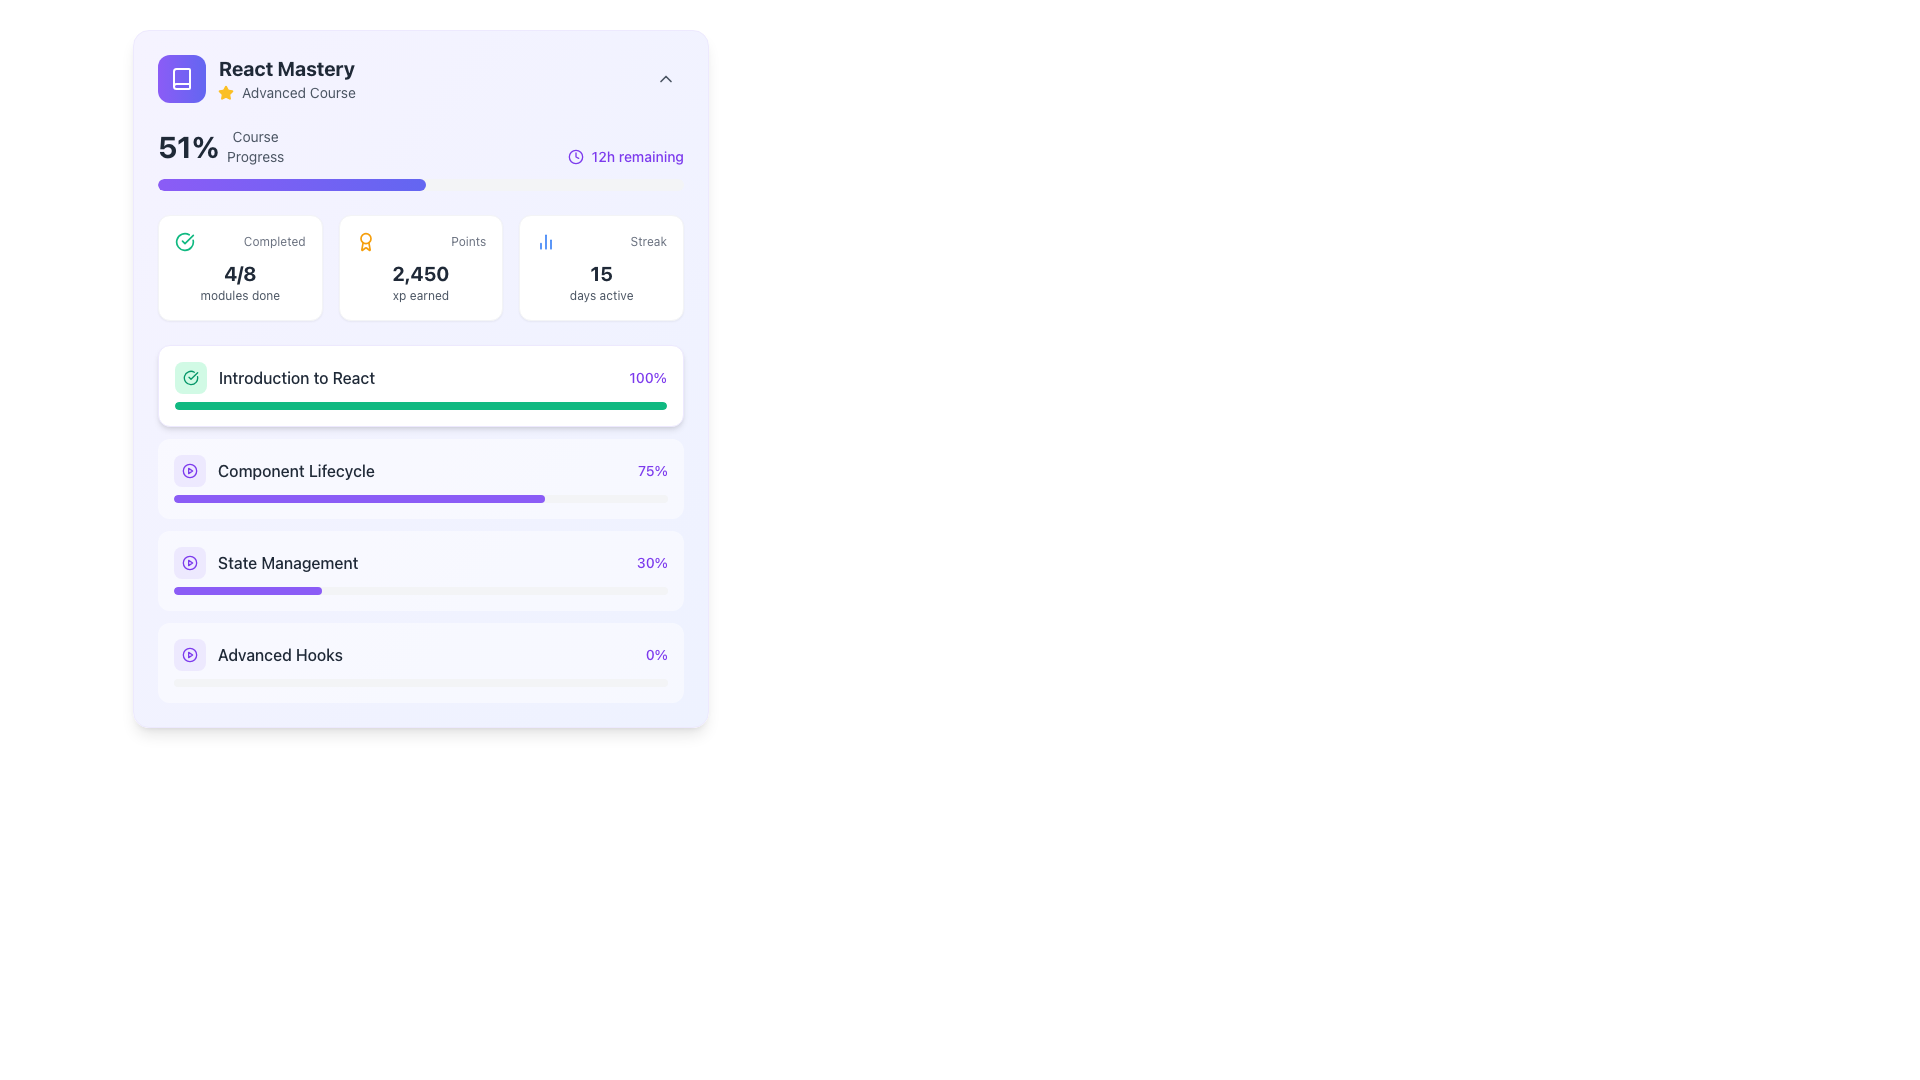 This screenshot has width=1920, height=1080. What do you see at coordinates (225, 92) in the screenshot?
I see `the star icon, which is filled with yellow and has a black outline, located above the text 'Advanced Course'` at bounding box center [225, 92].